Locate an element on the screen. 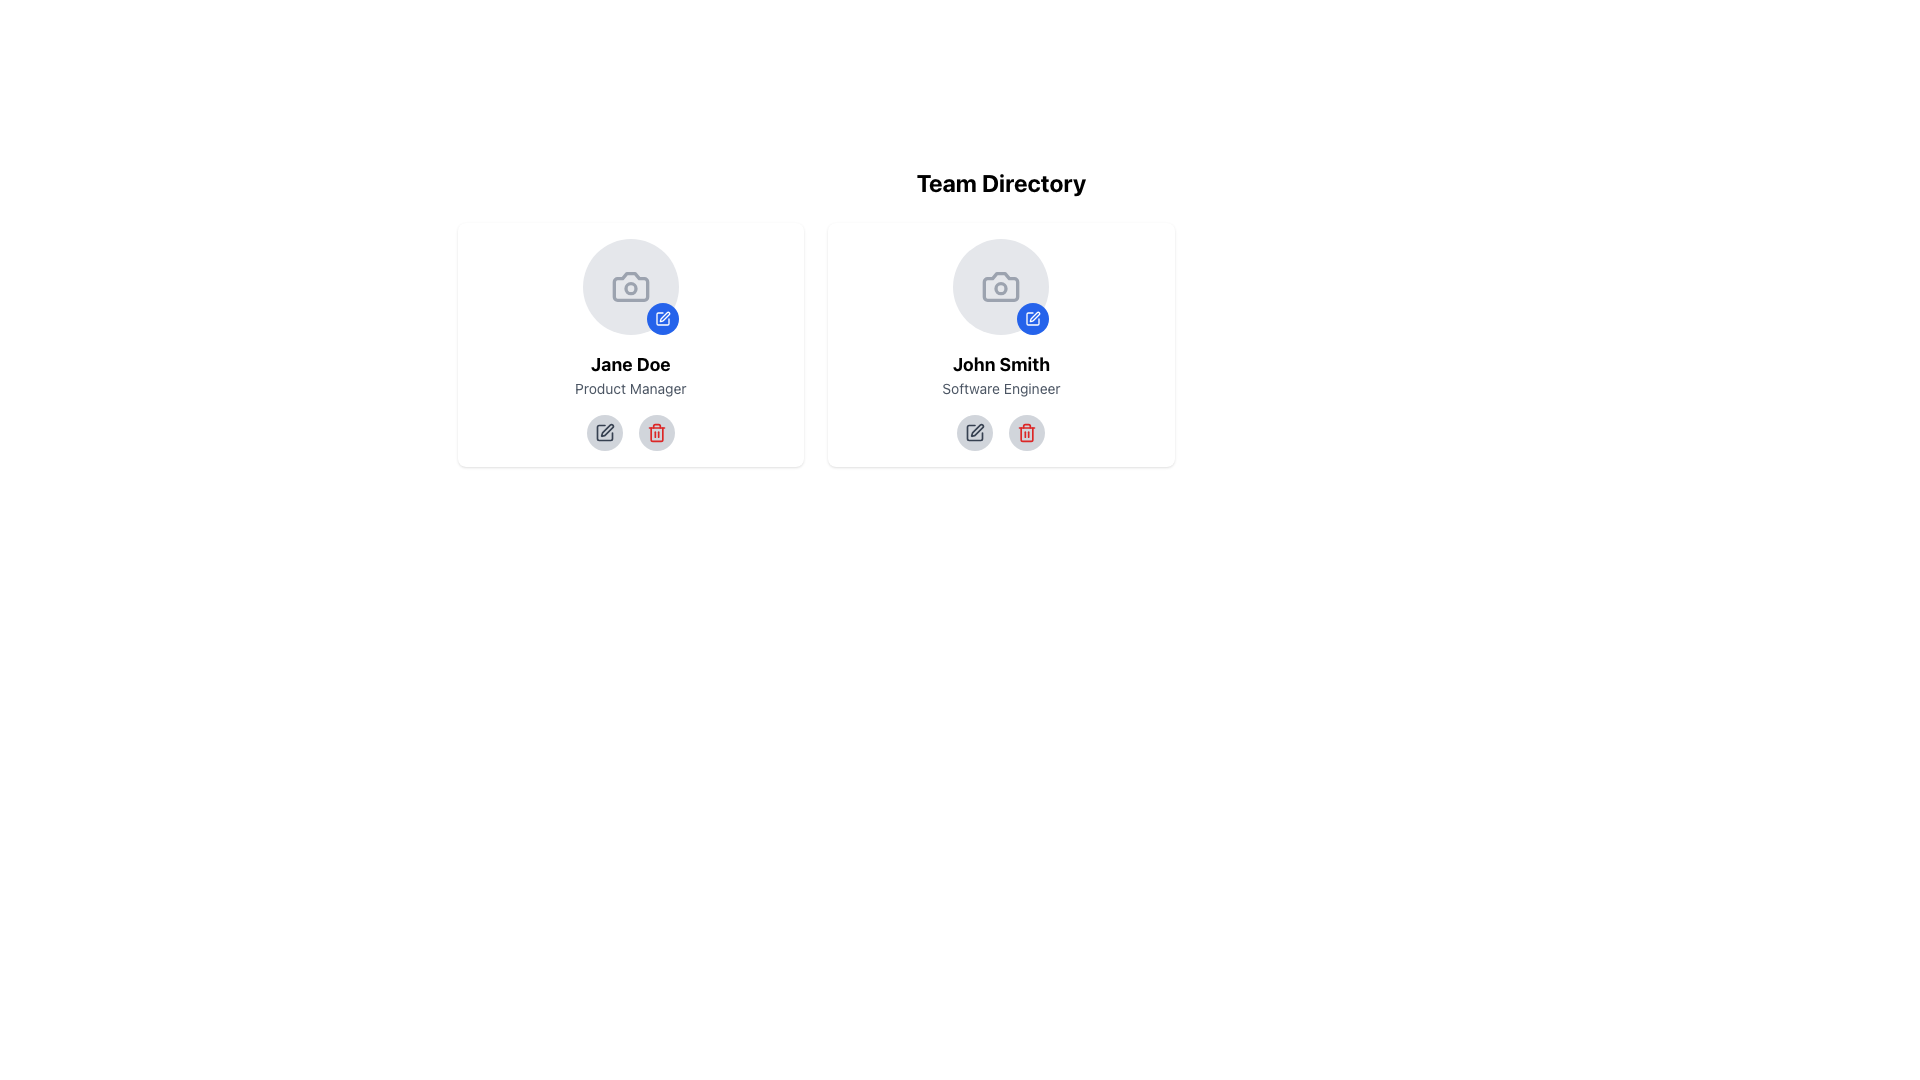  the camera icon visually representing the profile photo functionality in the second user profile card under the name 'John Smith' is located at coordinates (1001, 286).